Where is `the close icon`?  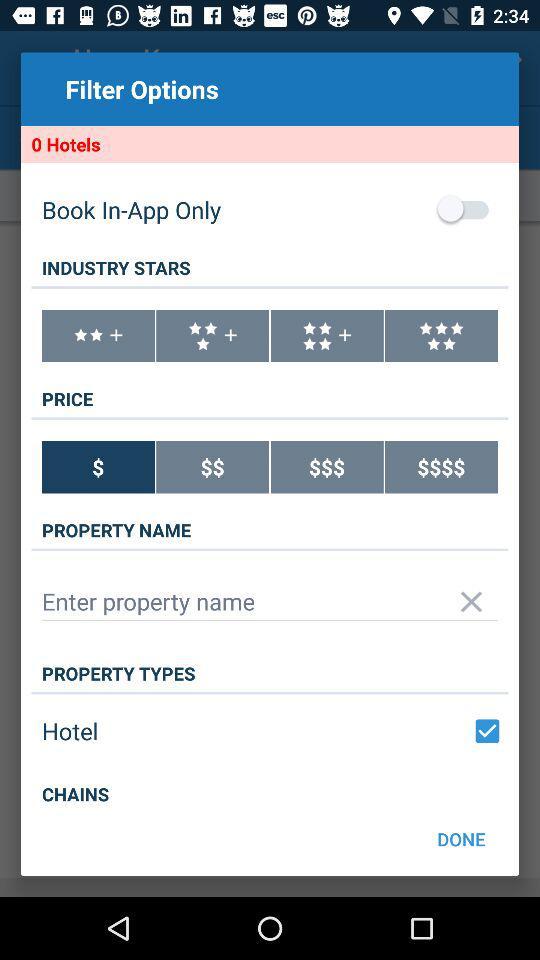 the close icon is located at coordinates (471, 643).